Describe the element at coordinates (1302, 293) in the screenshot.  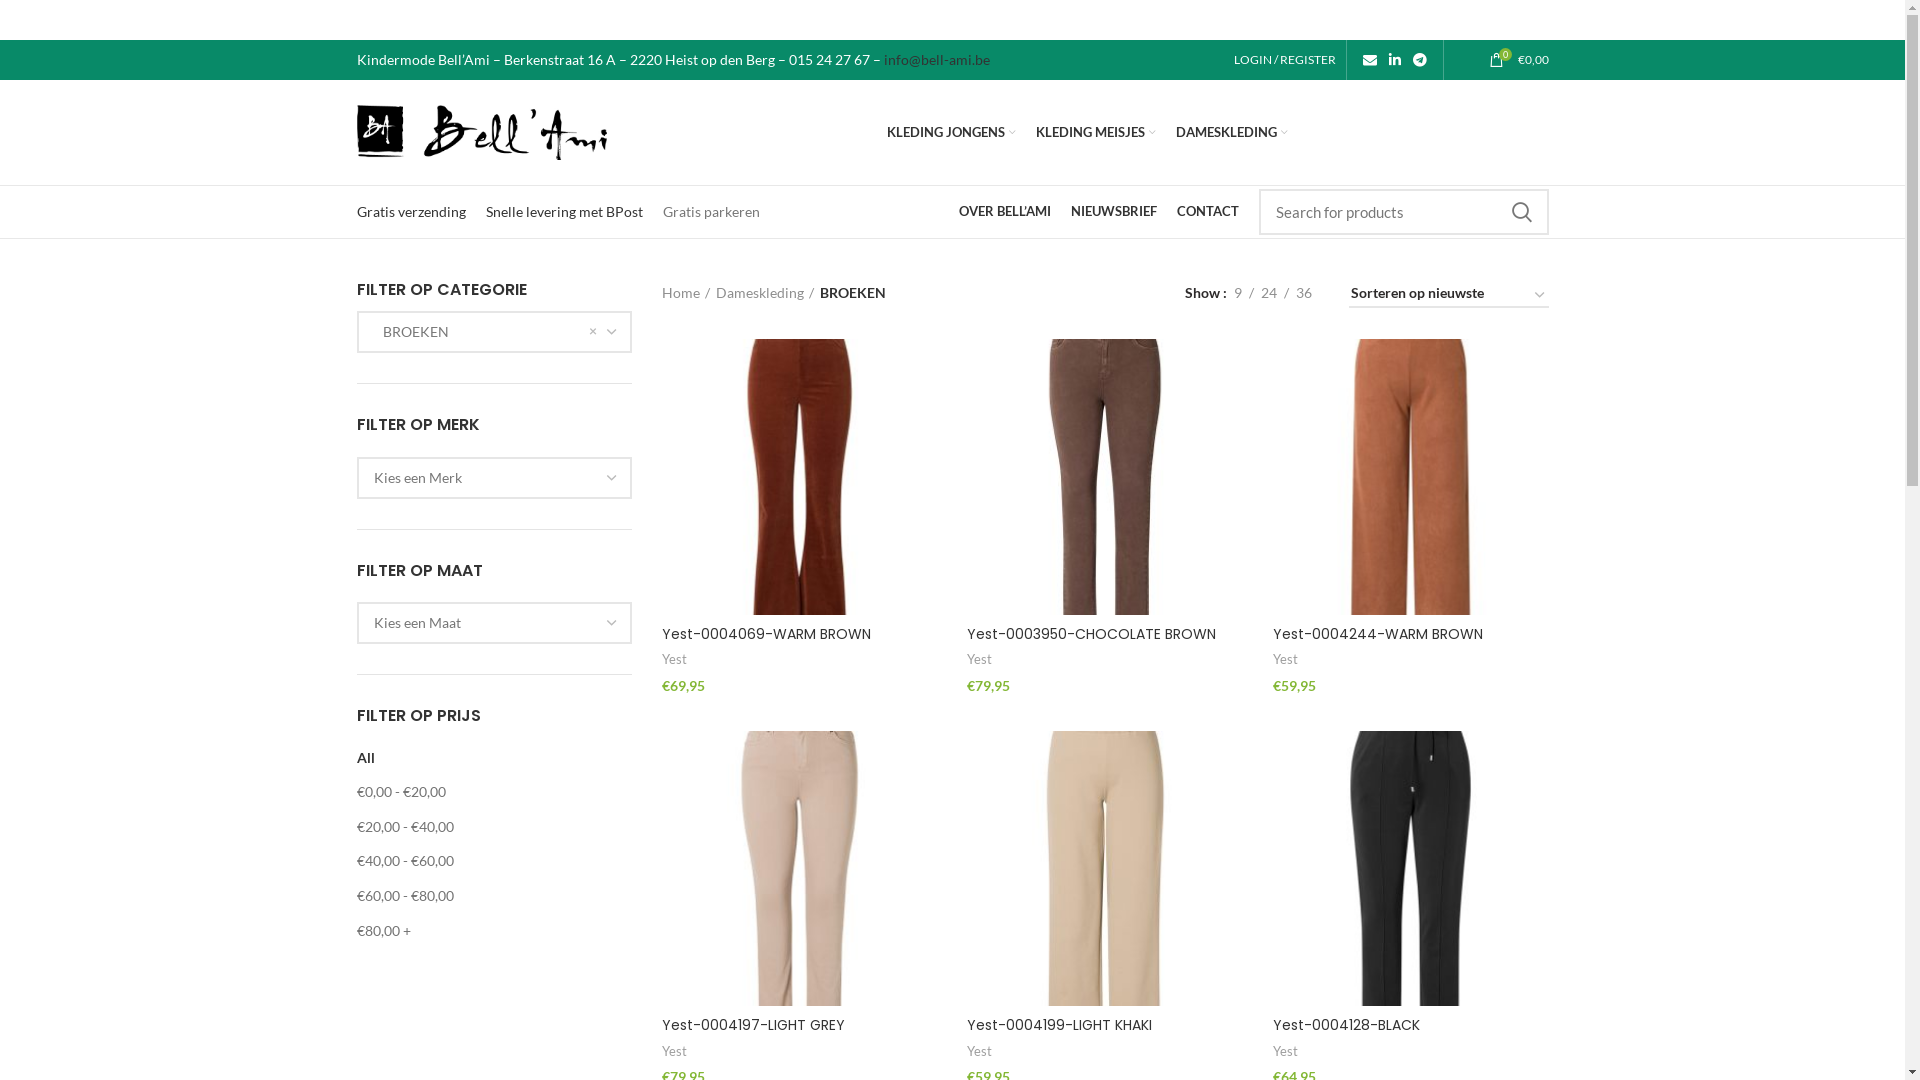
I see `'36'` at that location.